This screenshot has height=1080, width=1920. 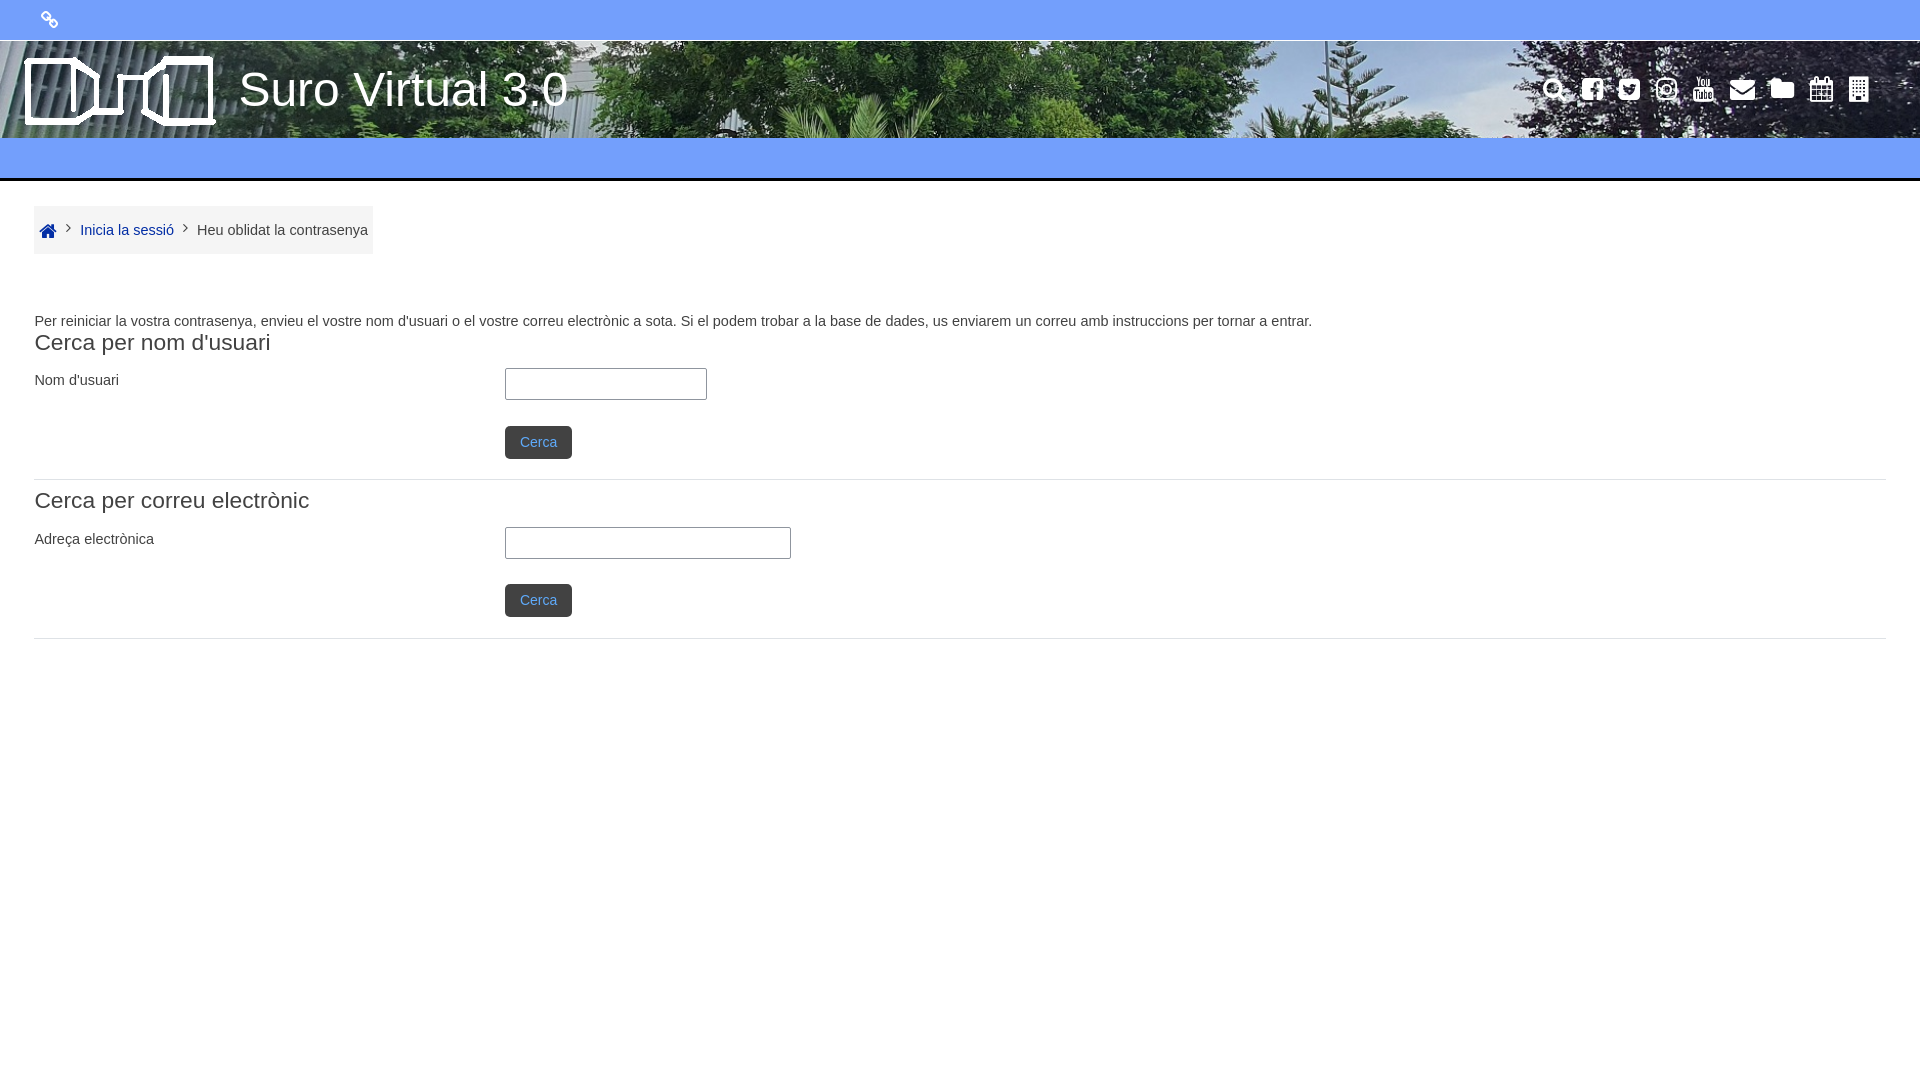 What do you see at coordinates (1629, 92) in the screenshot?
I see `'Twitter del centre'` at bounding box center [1629, 92].